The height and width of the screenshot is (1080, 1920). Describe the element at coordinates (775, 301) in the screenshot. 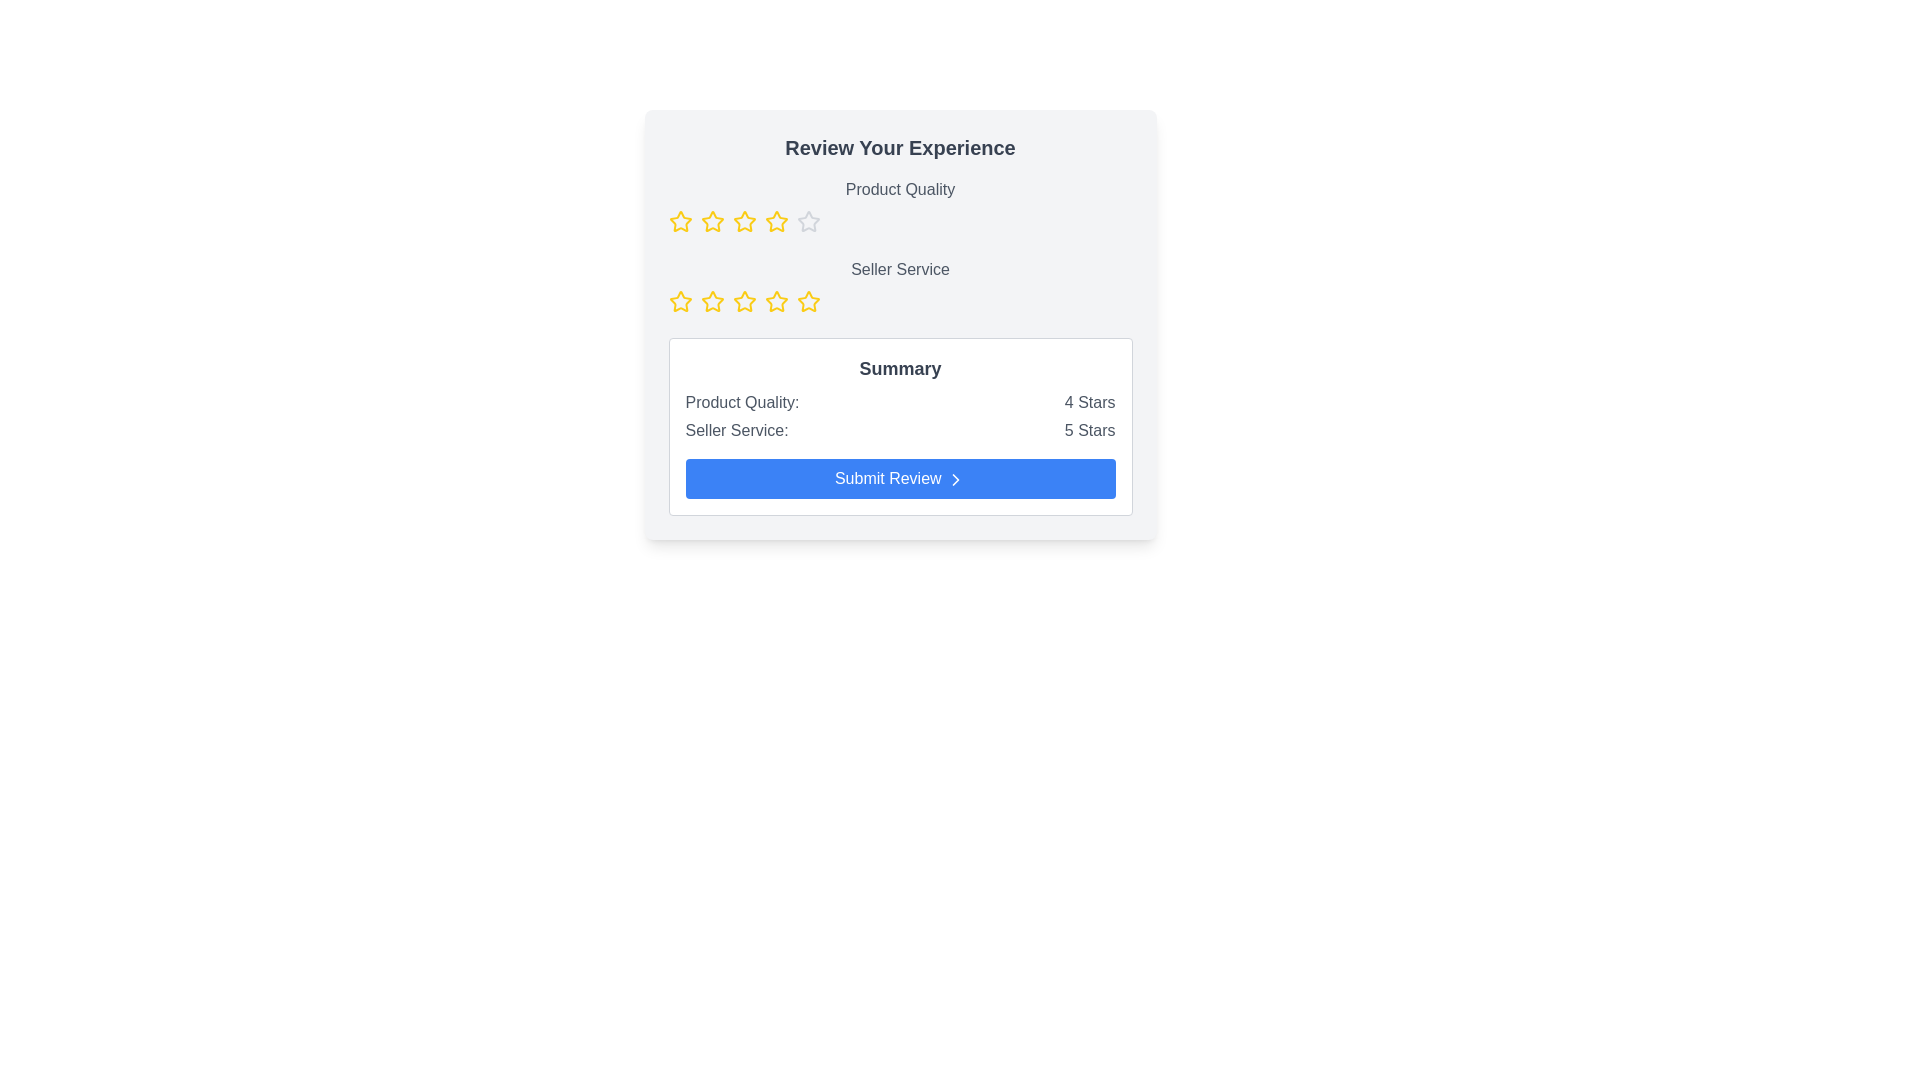

I see `the fifth star icon in the lower row of the rating component under the 'Seller Service' label to rate it` at that location.